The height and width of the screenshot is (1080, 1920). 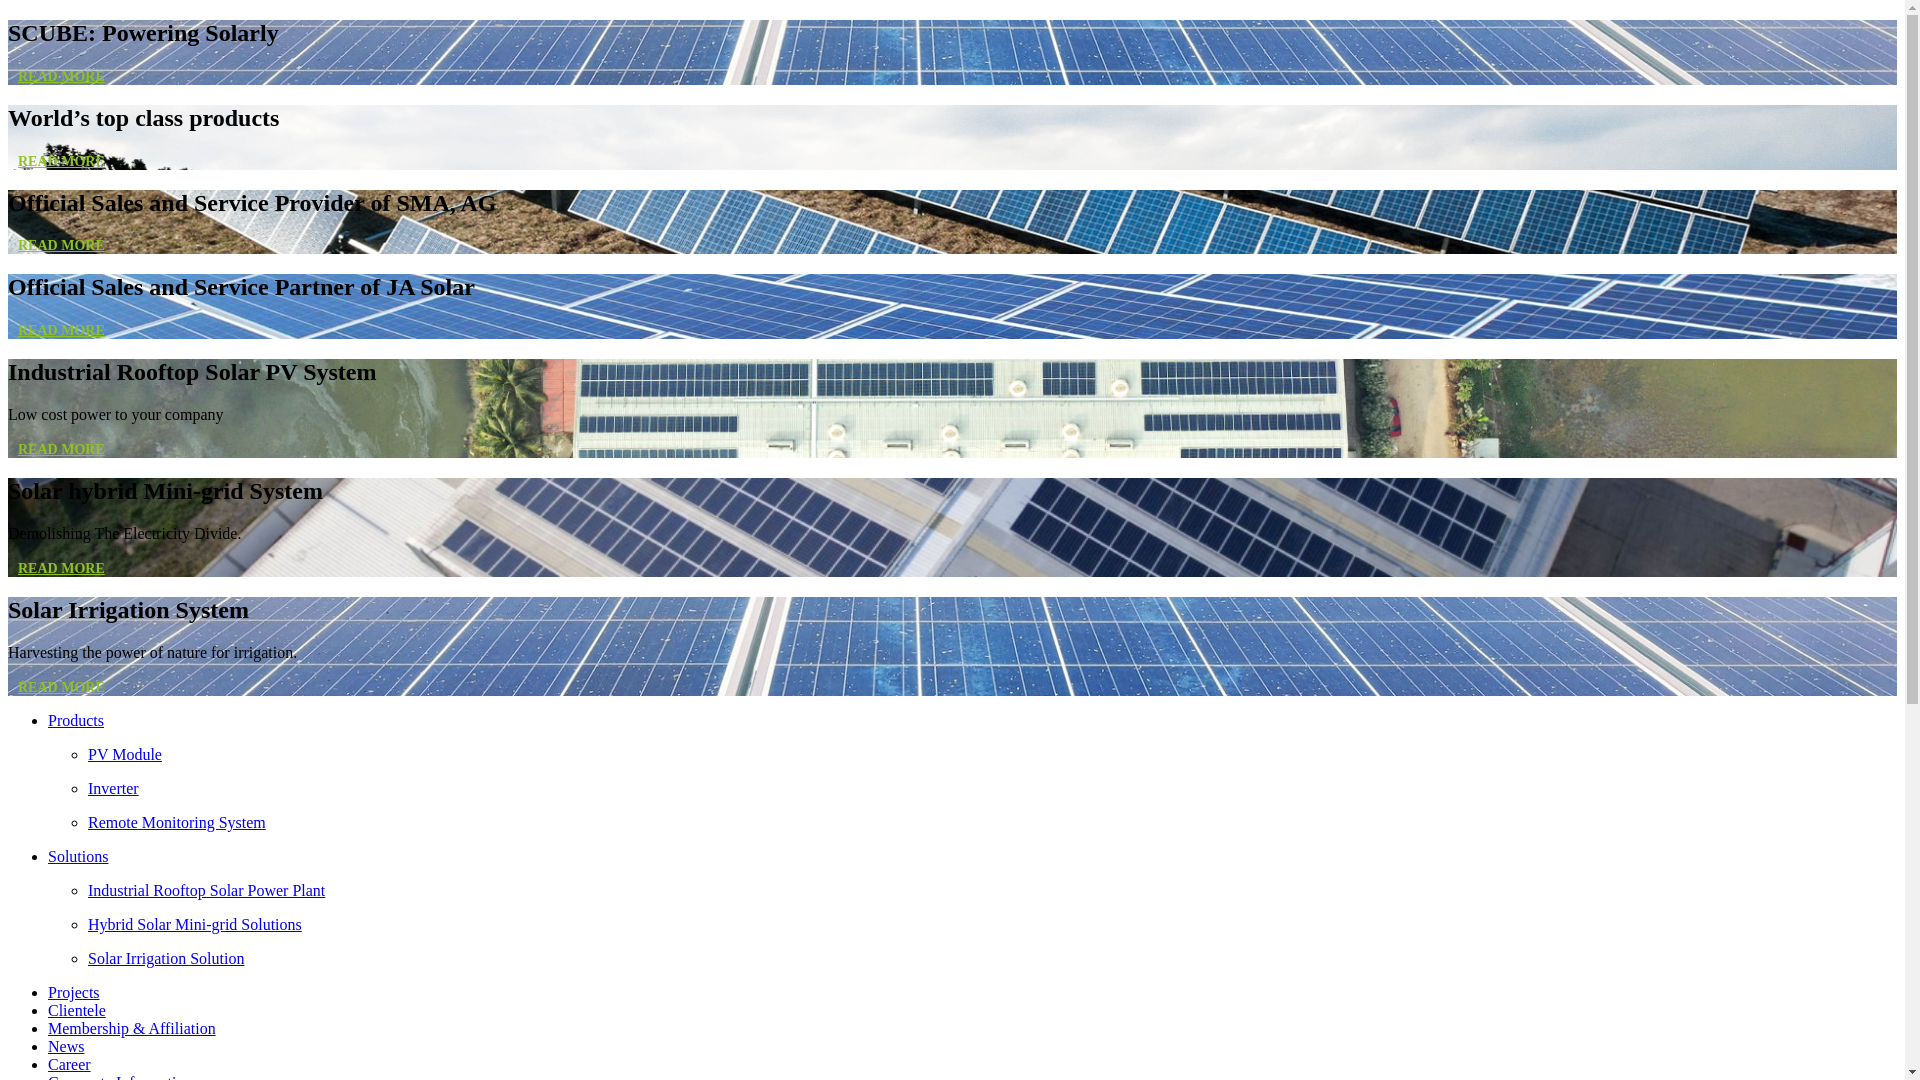 What do you see at coordinates (992, 788) in the screenshot?
I see `'Inverter'` at bounding box center [992, 788].